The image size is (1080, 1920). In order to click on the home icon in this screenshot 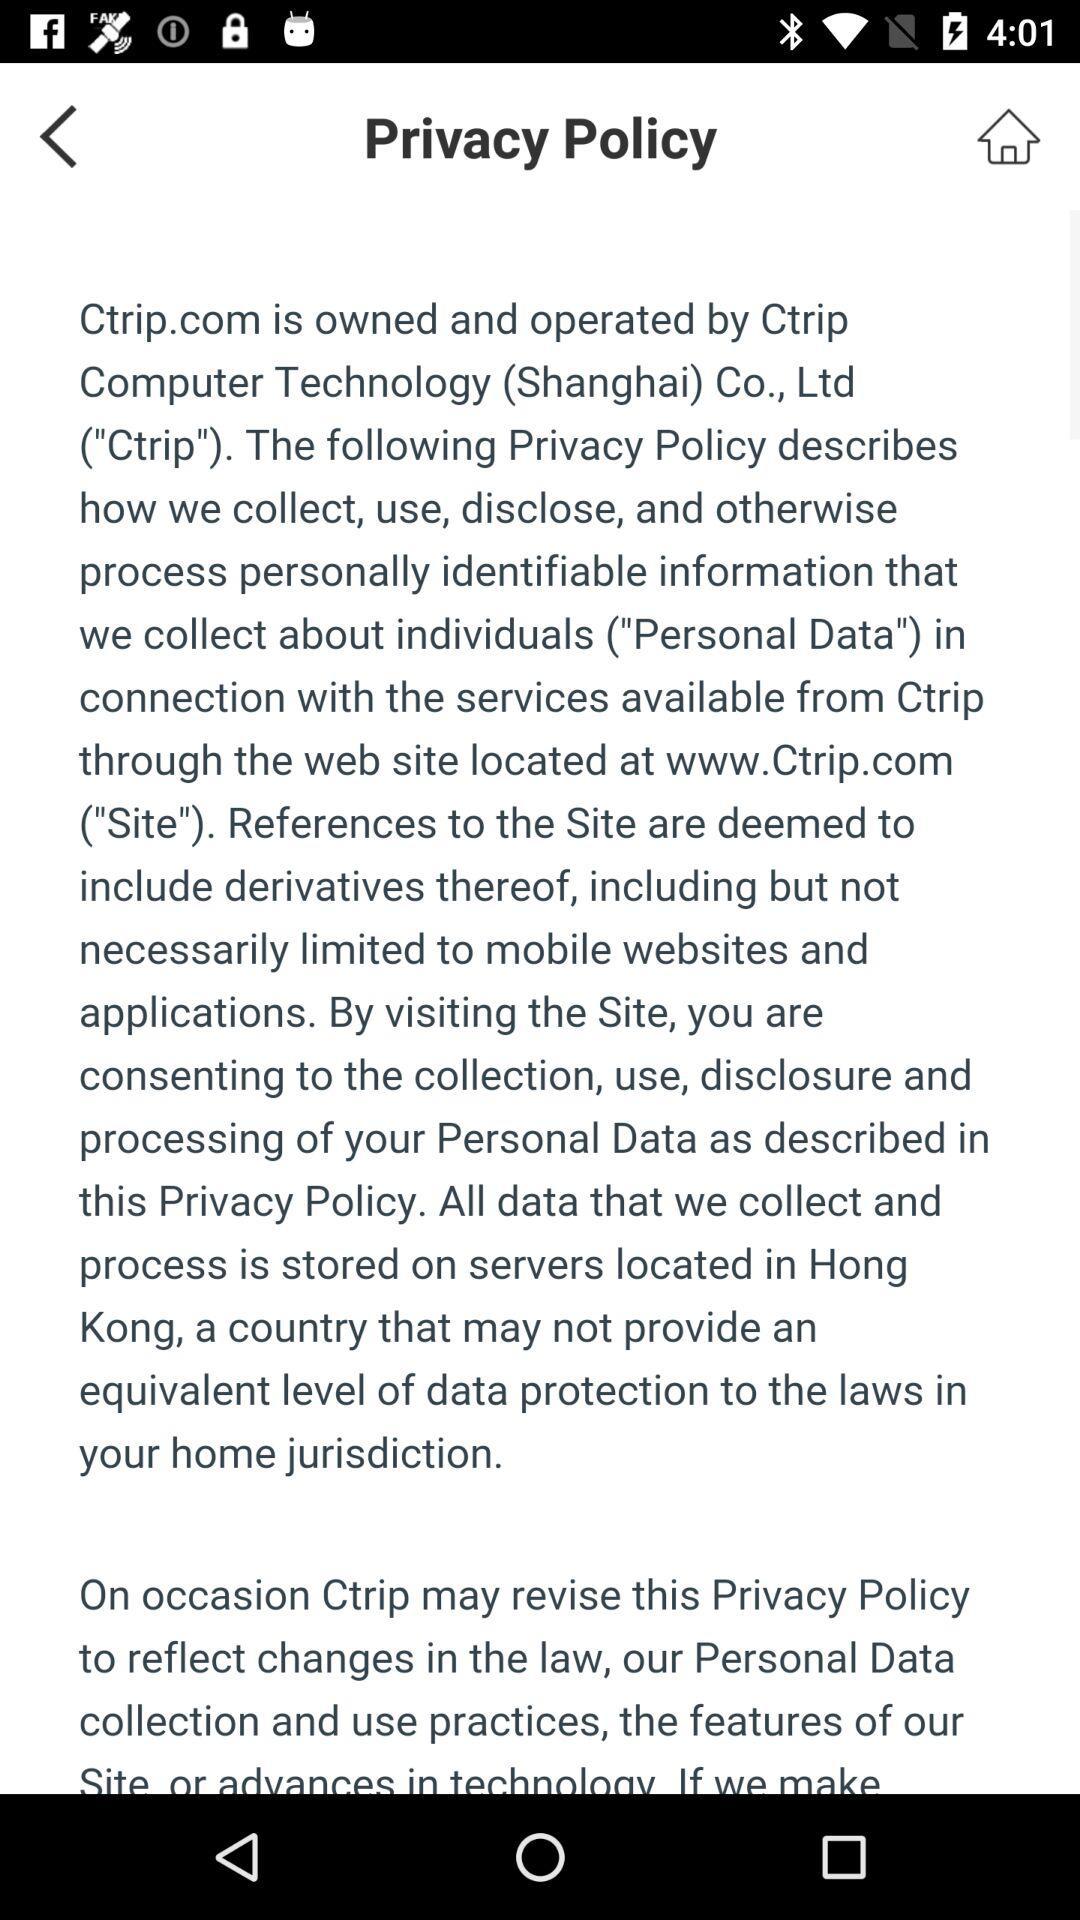, I will do `click(1008, 135)`.